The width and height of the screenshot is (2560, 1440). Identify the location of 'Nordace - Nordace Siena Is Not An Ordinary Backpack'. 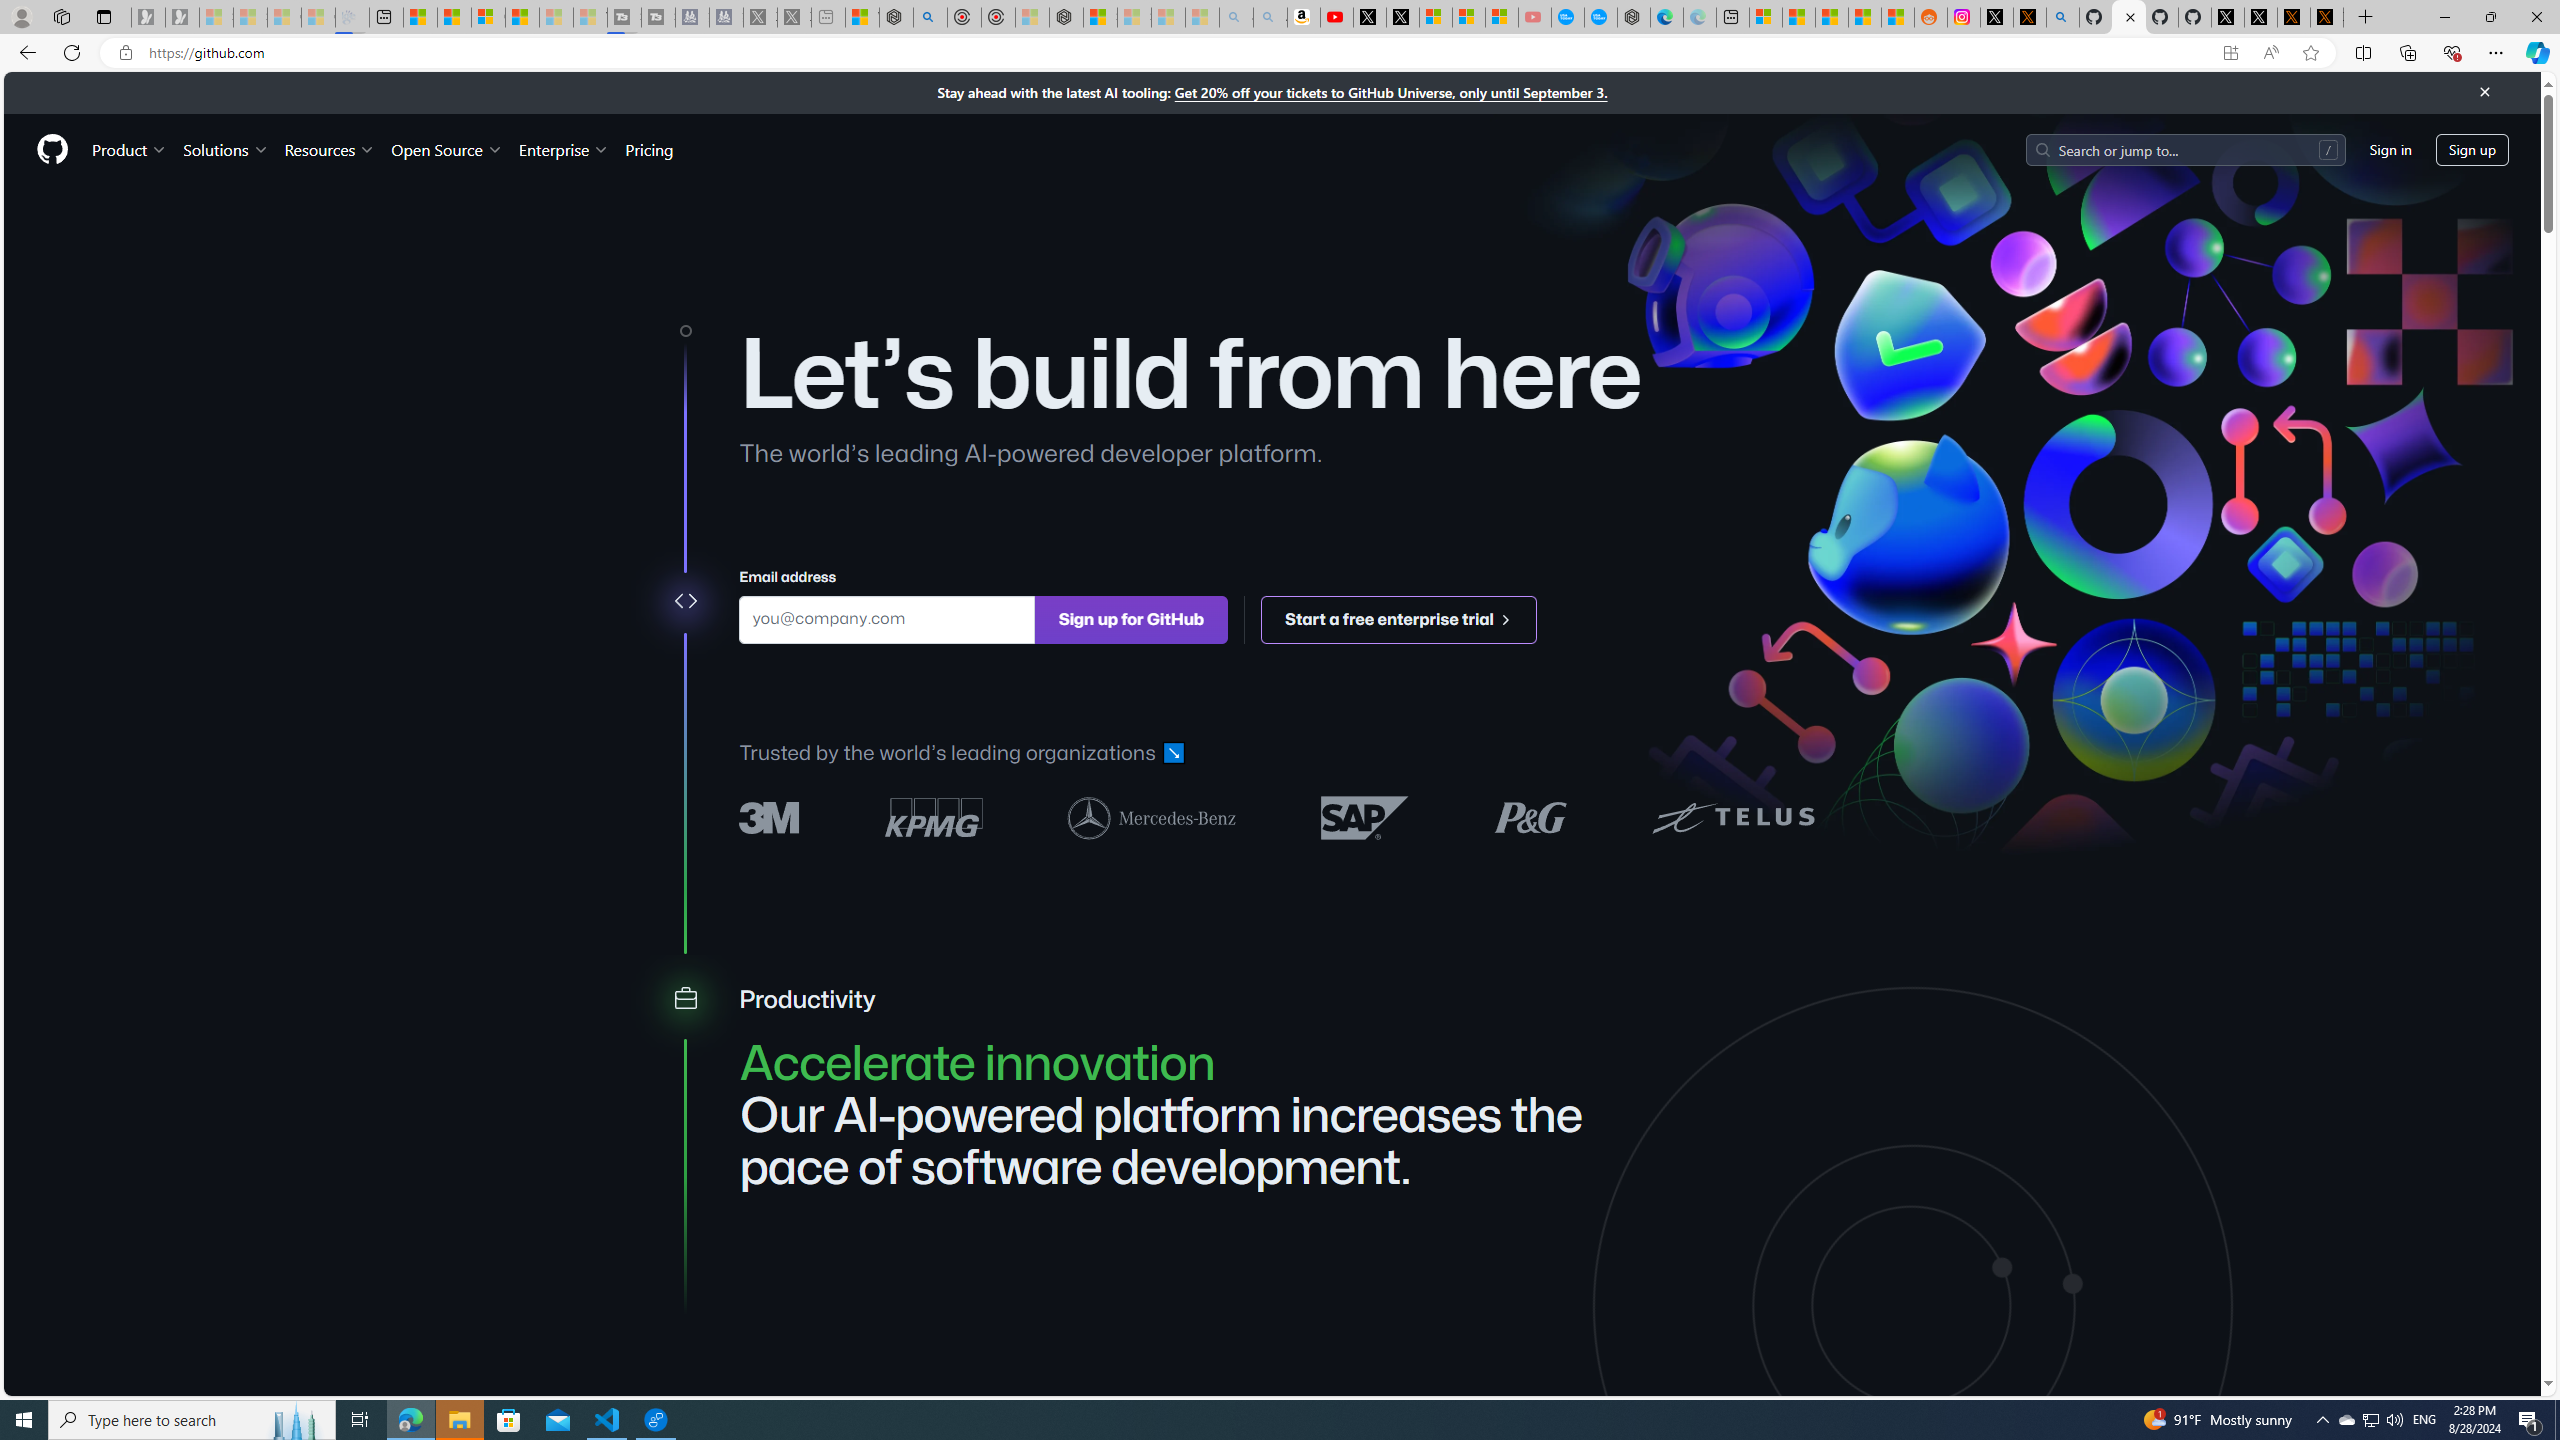
(1067, 16).